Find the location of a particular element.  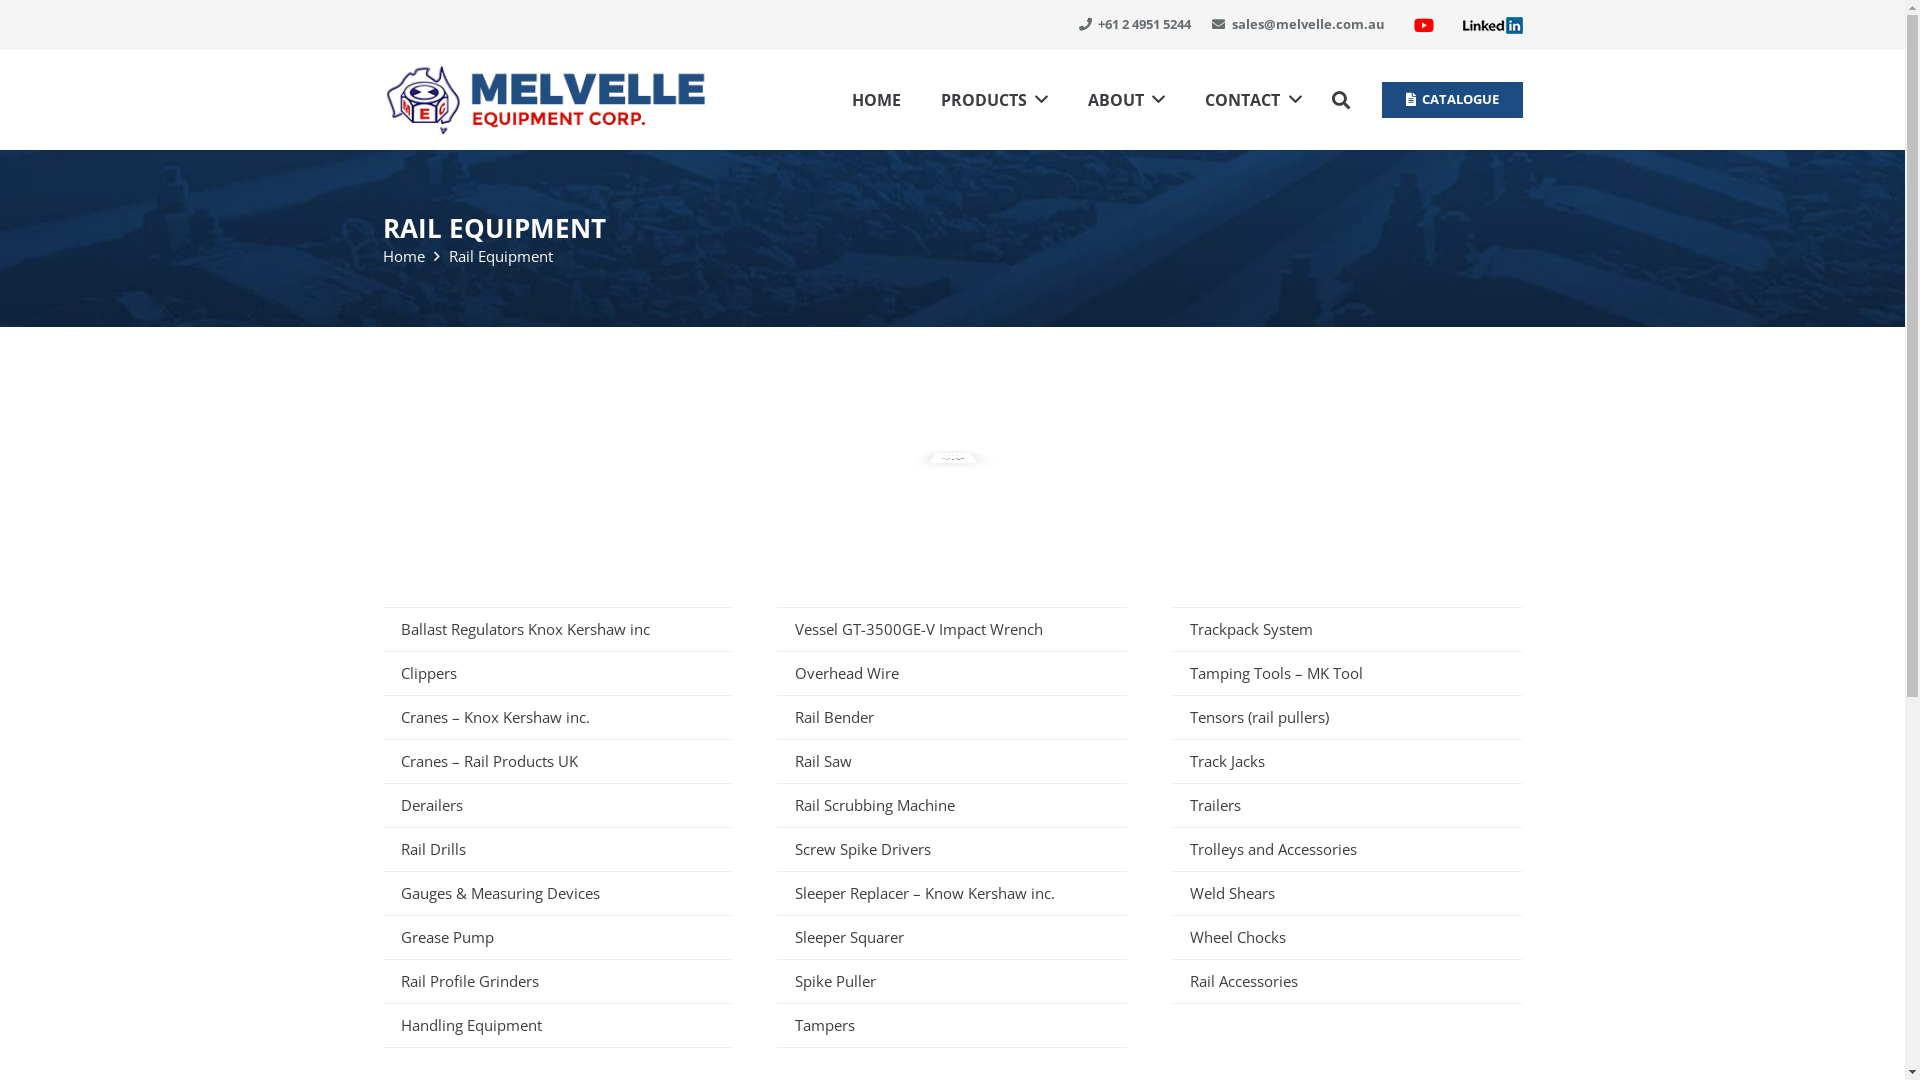

'ABOUT' is located at coordinates (1126, 100).